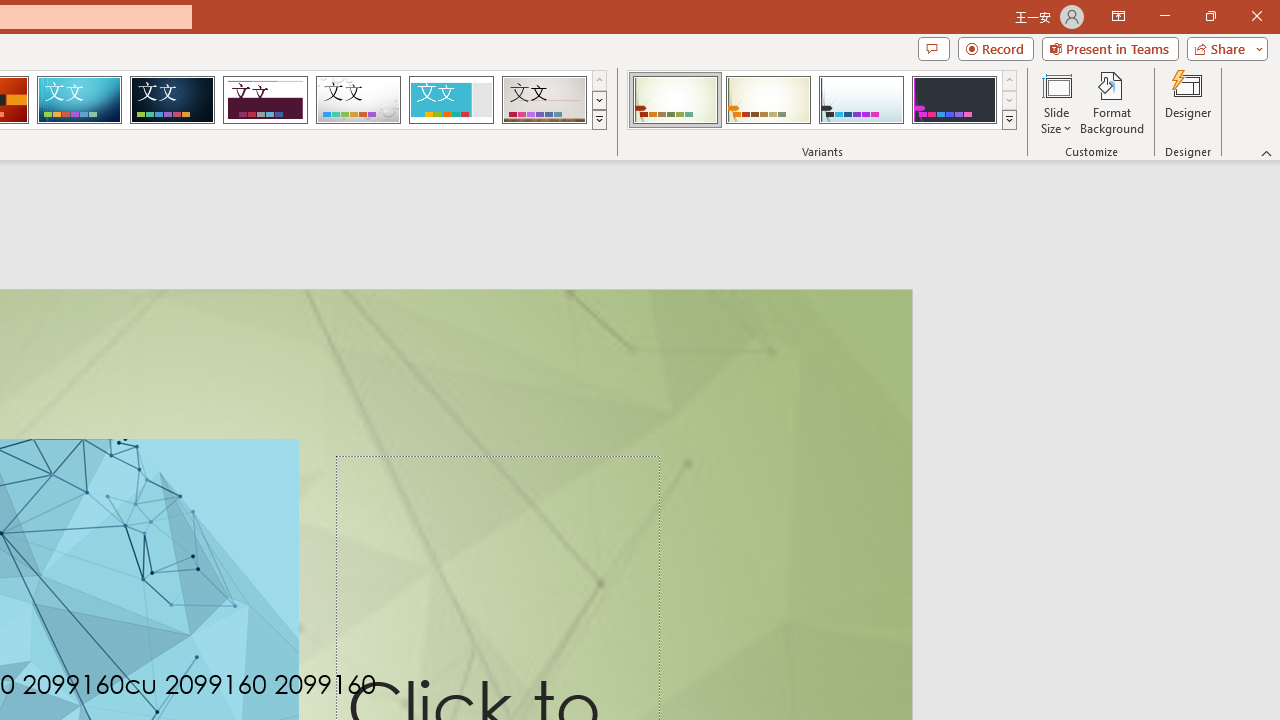  Describe the element at coordinates (823, 100) in the screenshot. I see `'AutomationID: ThemeVariantsGallery'` at that location.